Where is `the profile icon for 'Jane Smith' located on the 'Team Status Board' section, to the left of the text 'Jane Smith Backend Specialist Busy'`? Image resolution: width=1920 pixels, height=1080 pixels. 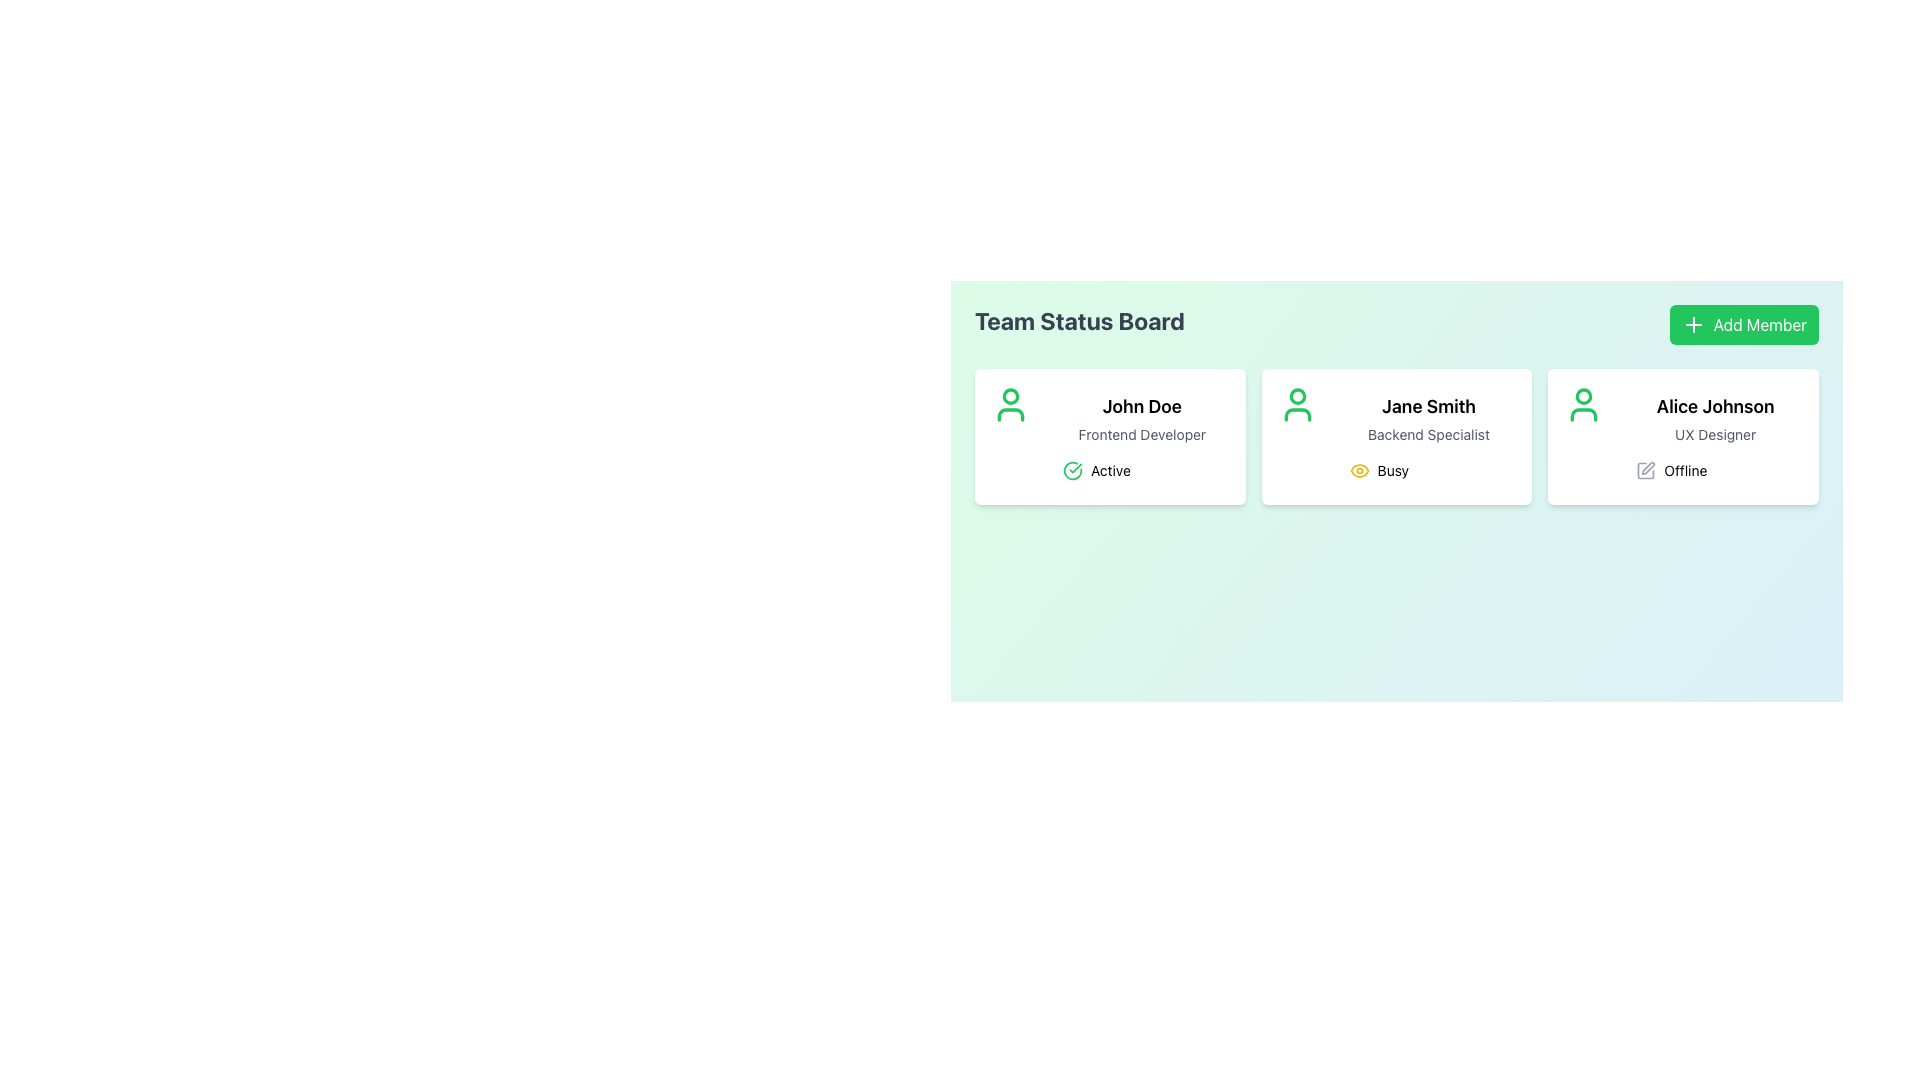
the profile icon for 'Jane Smith' located on the 'Team Status Board' section, to the left of the text 'Jane Smith Backend Specialist Busy' is located at coordinates (1297, 405).